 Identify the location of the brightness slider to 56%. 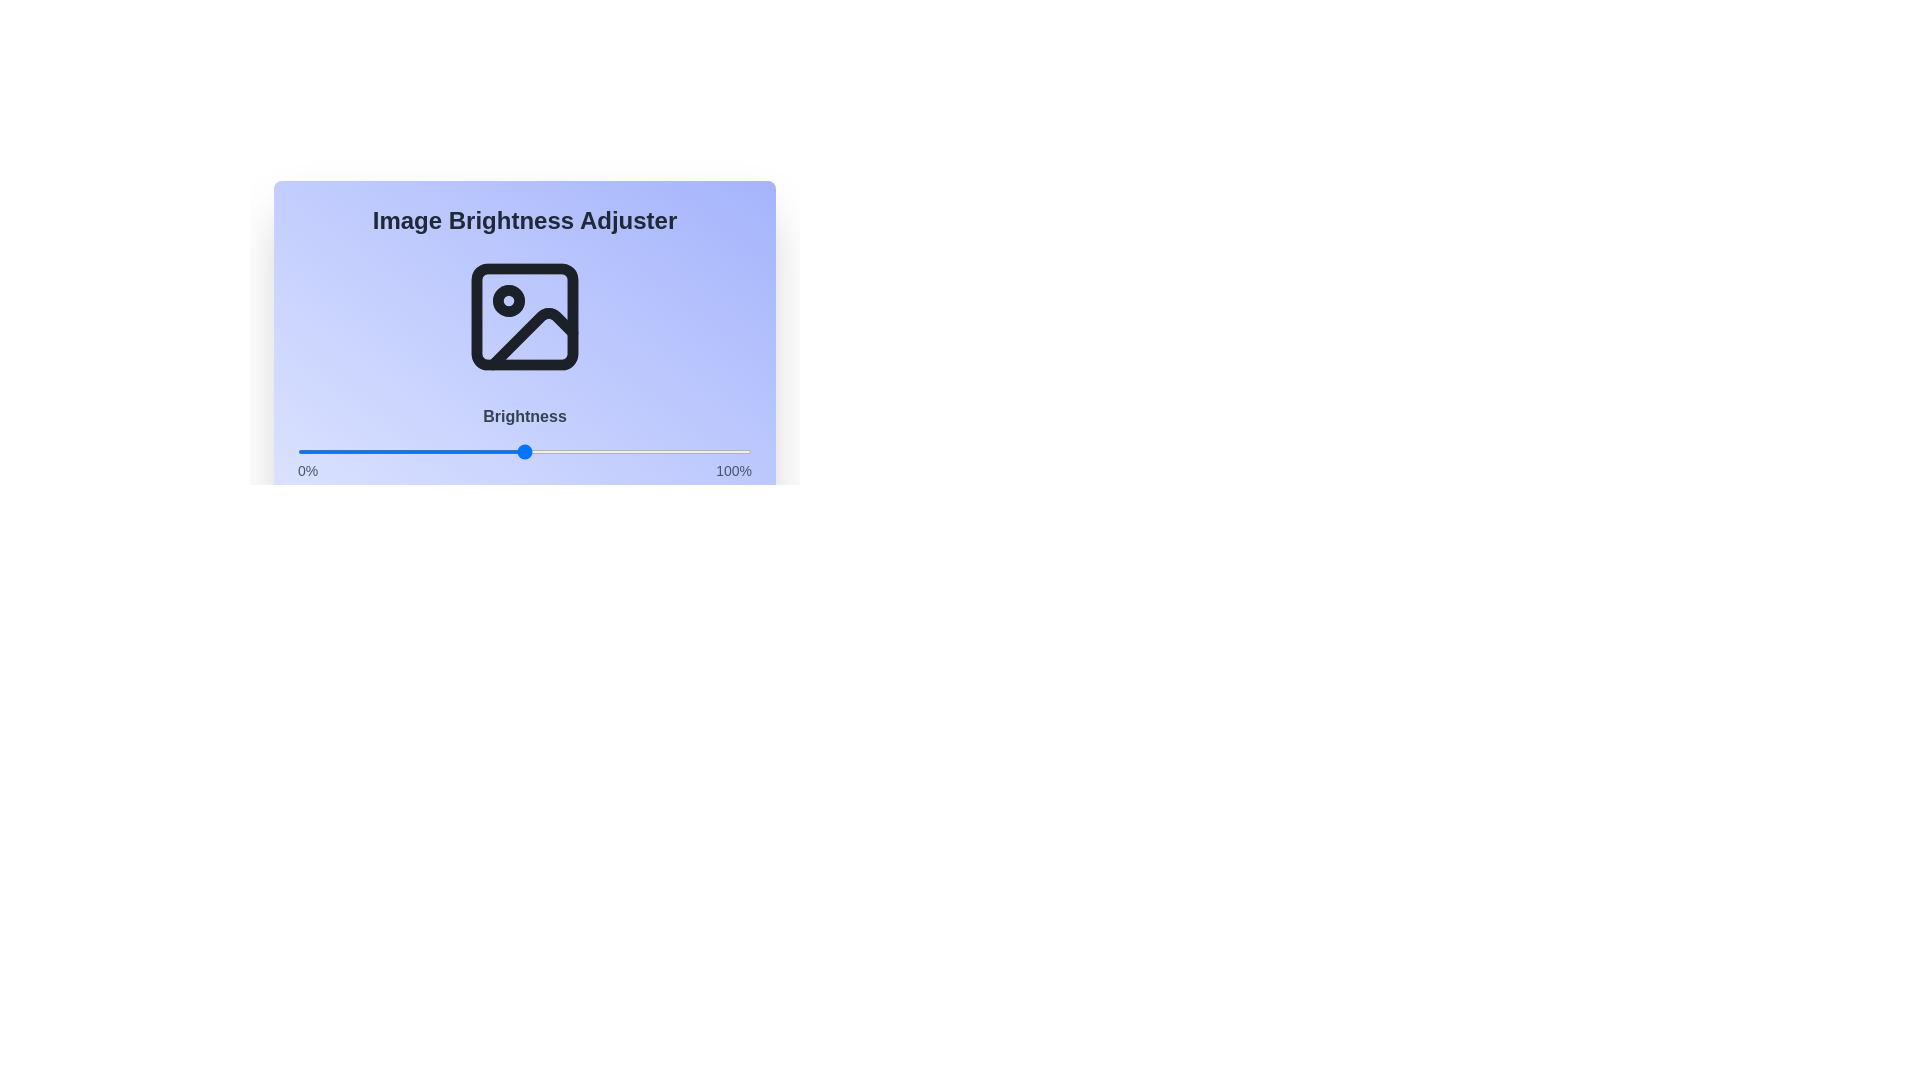
(552, 451).